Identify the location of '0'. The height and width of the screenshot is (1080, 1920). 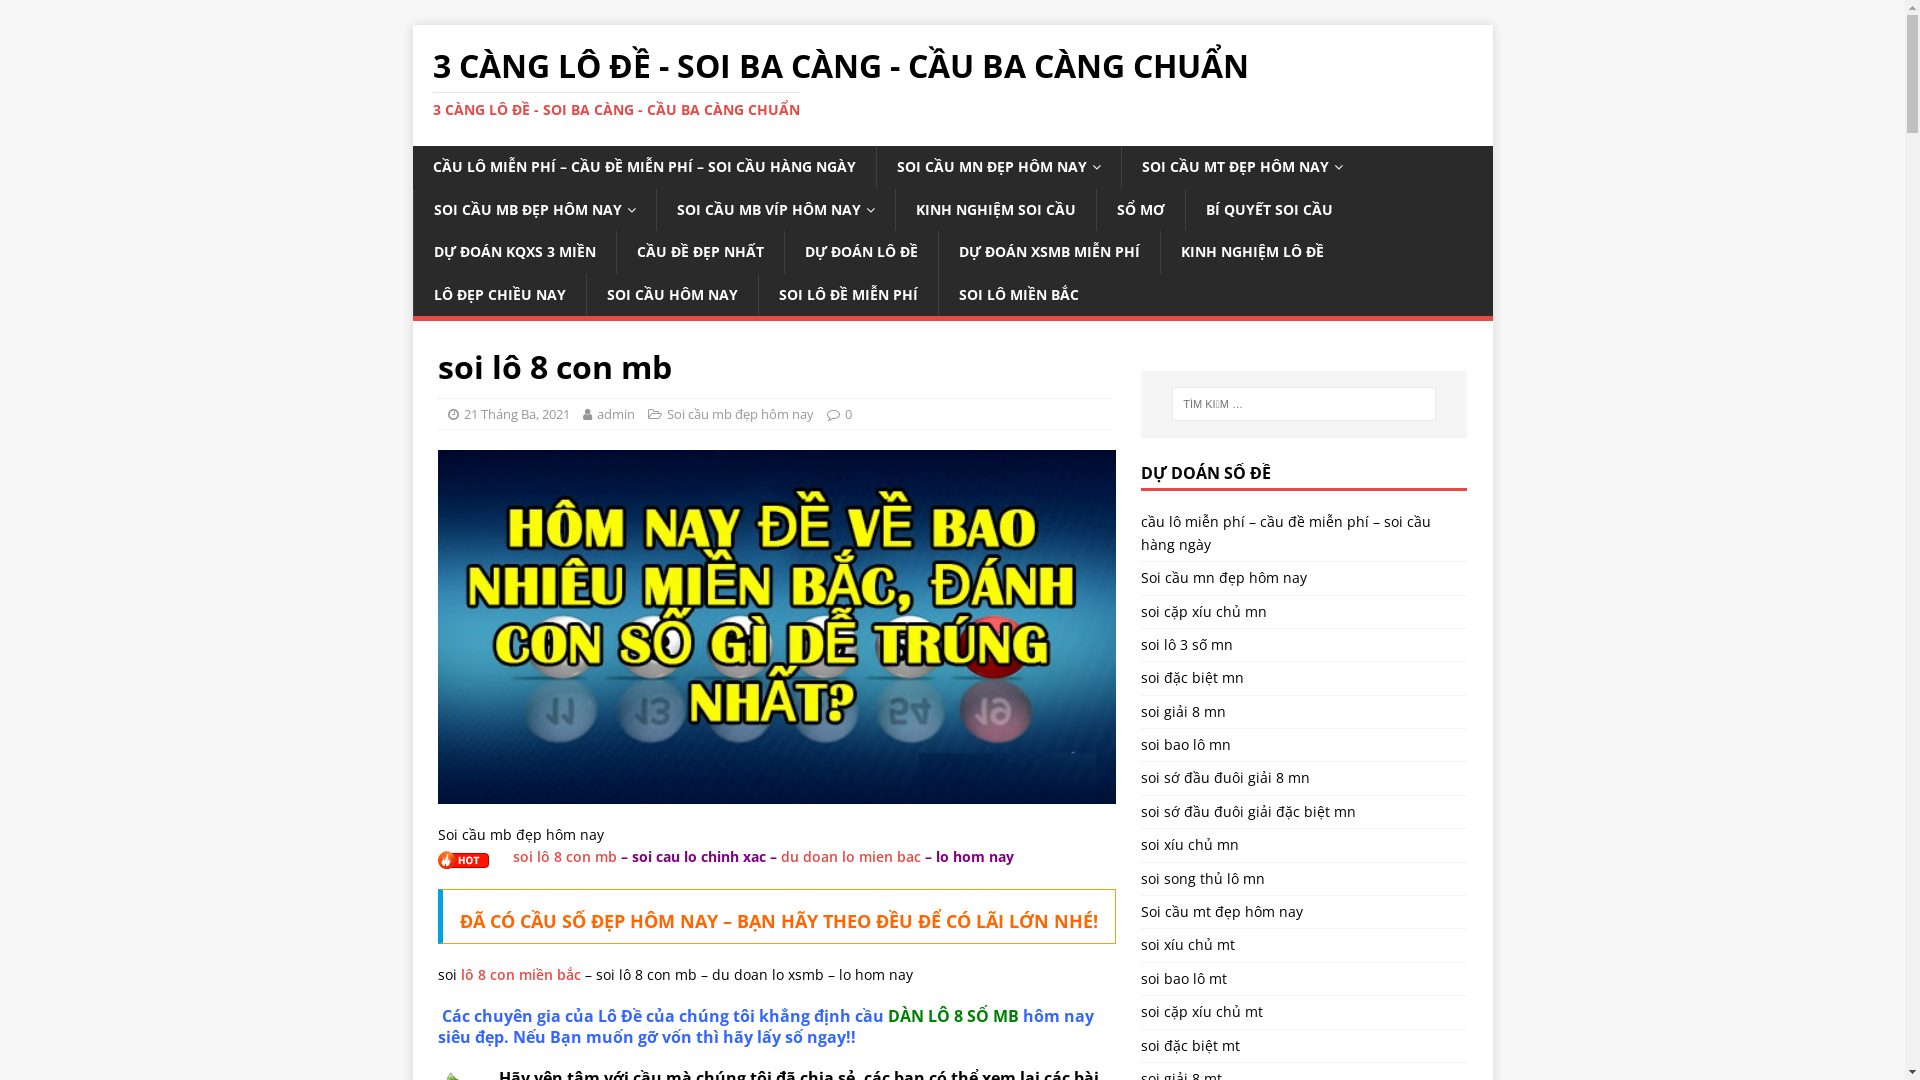
(847, 412).